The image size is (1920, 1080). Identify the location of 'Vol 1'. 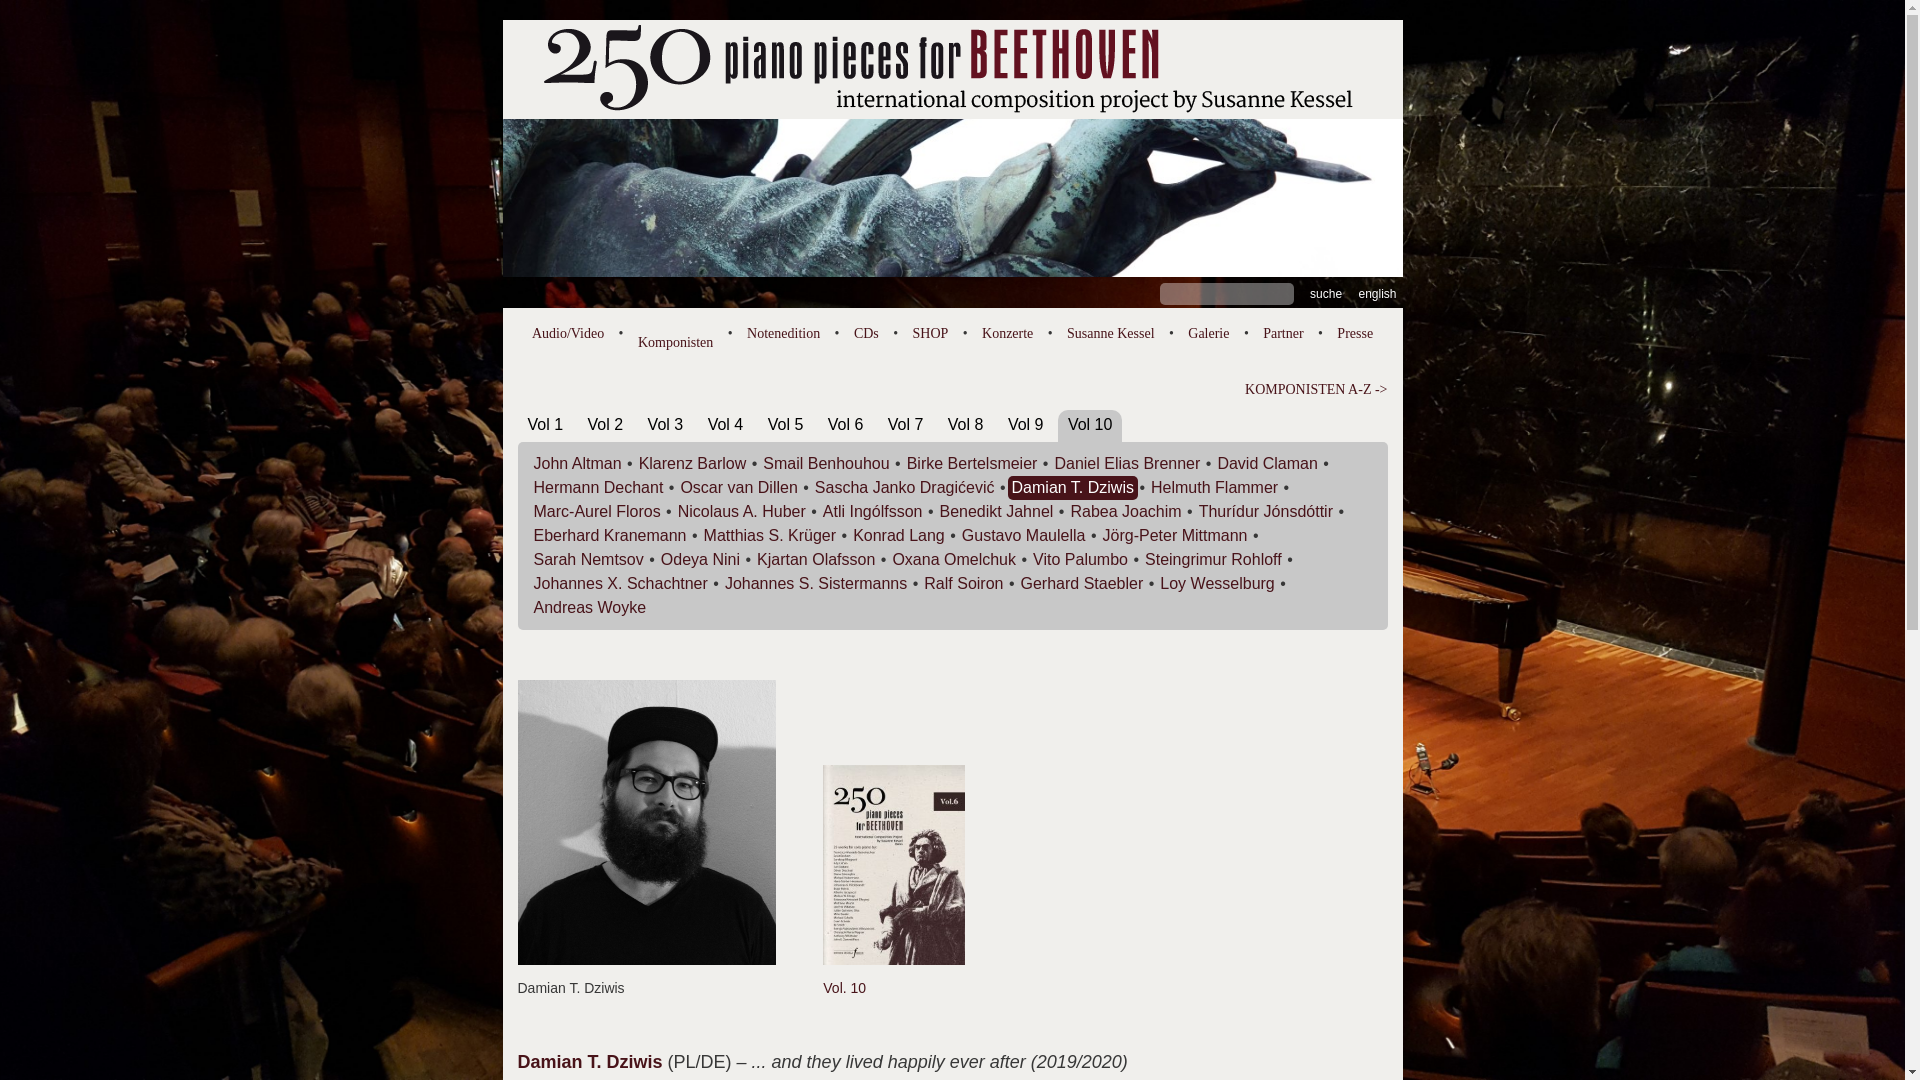
(546, 423).